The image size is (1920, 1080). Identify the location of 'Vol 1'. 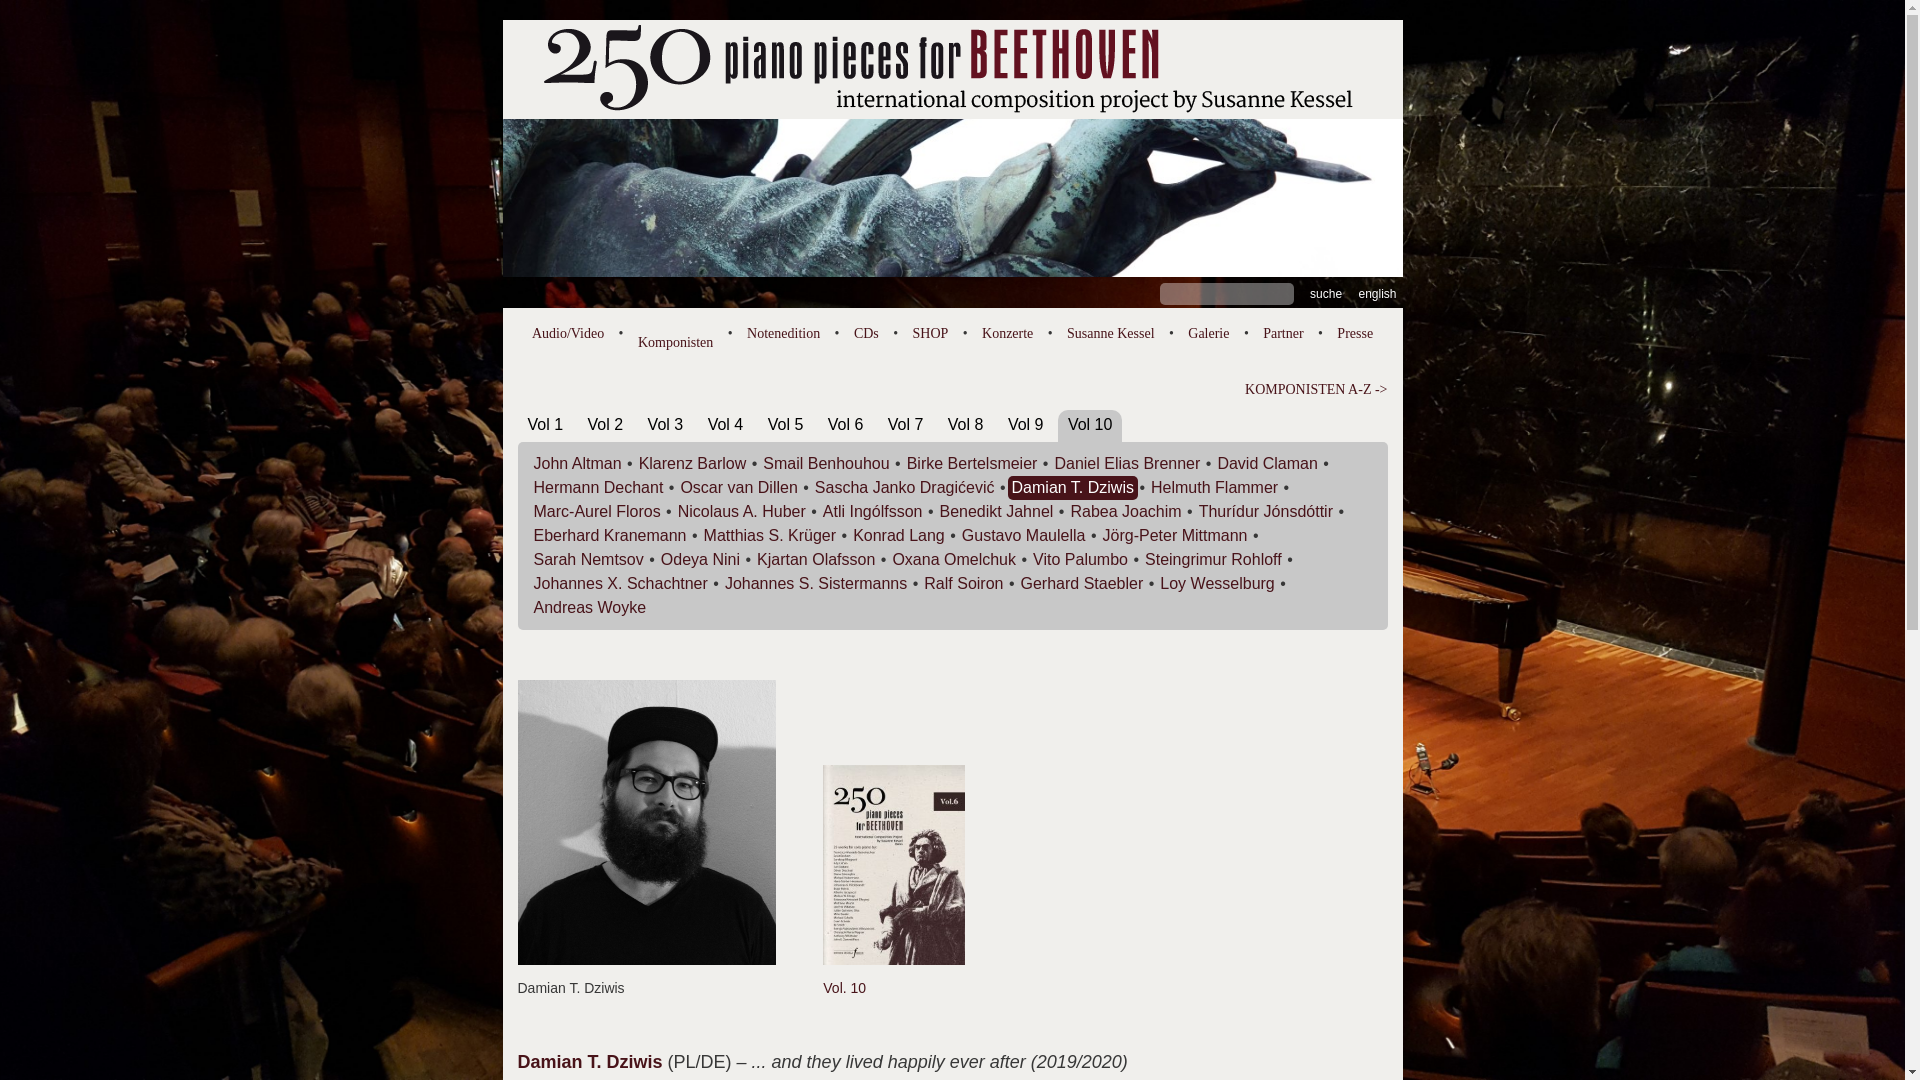
(546, 423).